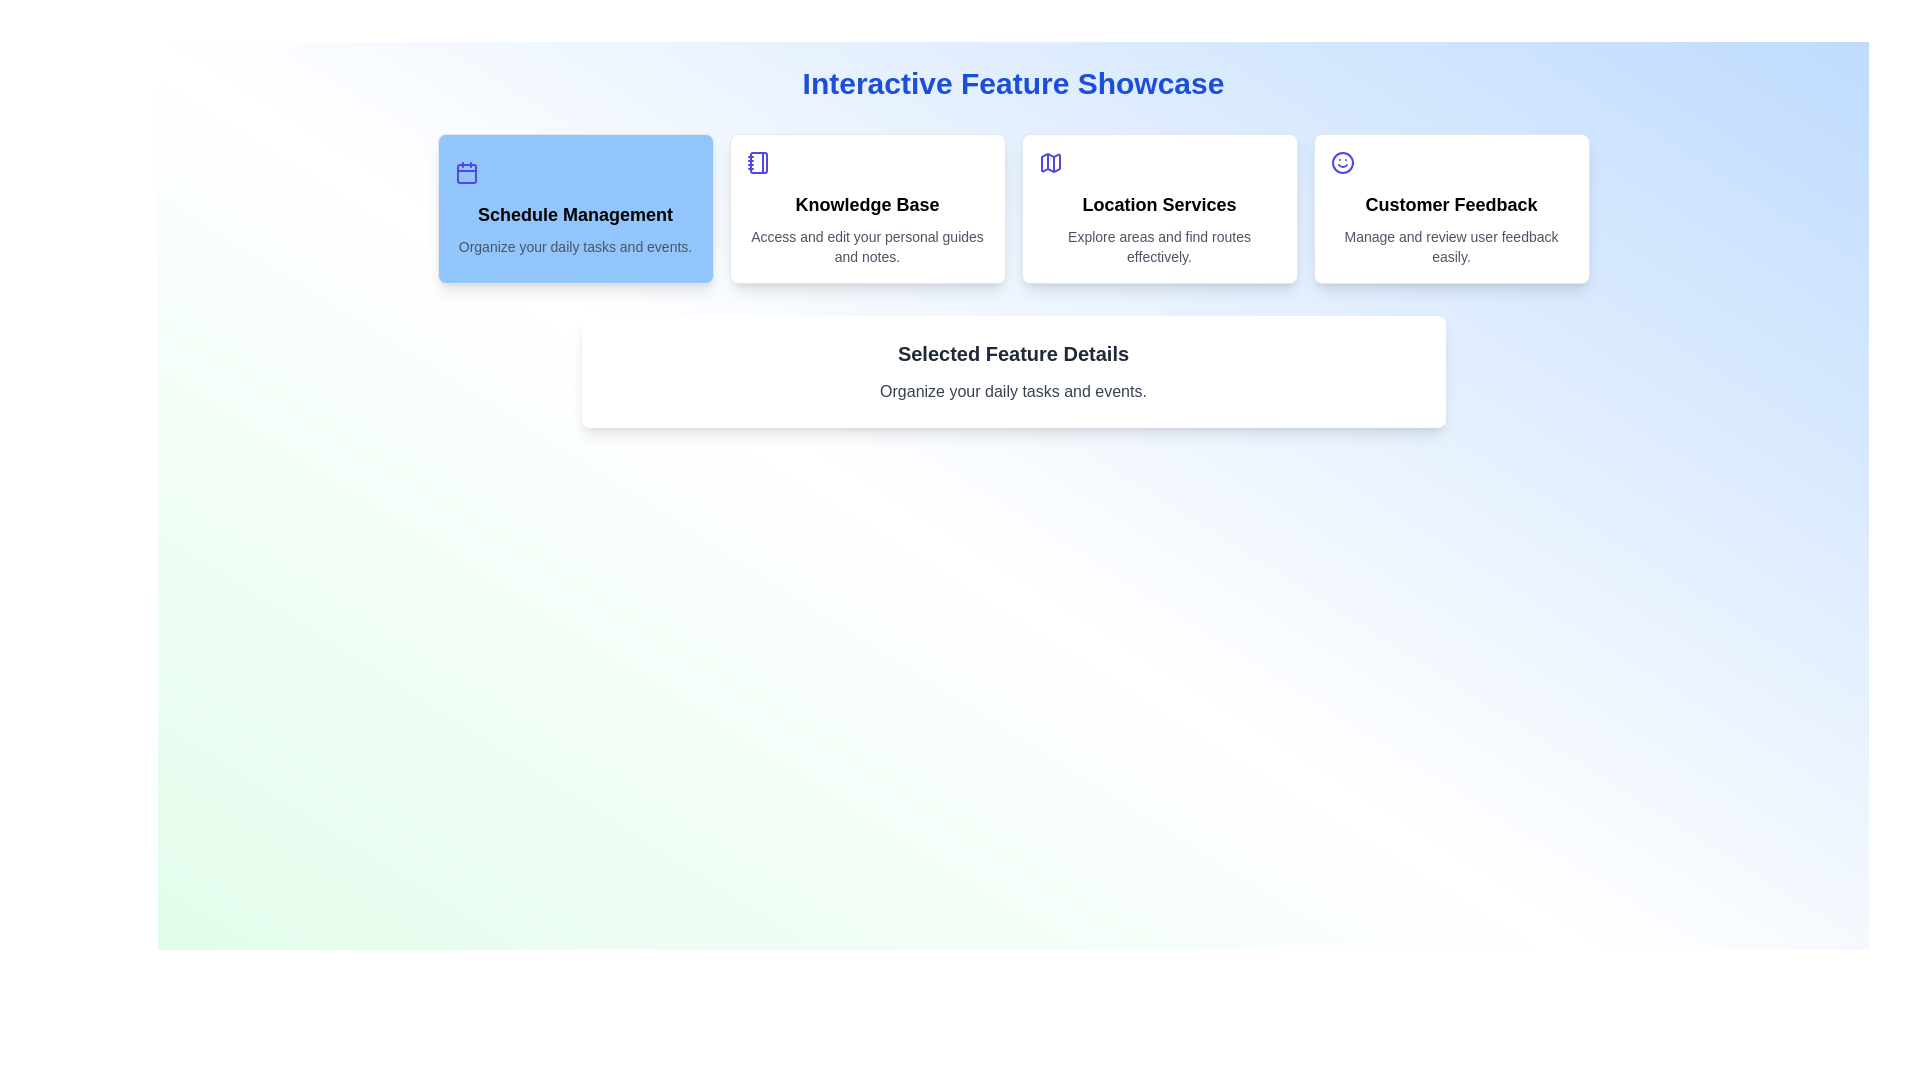  Describe the element at coordinates (1159, 204) in the screenshot. I see `the 'Location Services' TextLabel, which is styled with a bold font and serves as a headline in the third feature card` at that location.